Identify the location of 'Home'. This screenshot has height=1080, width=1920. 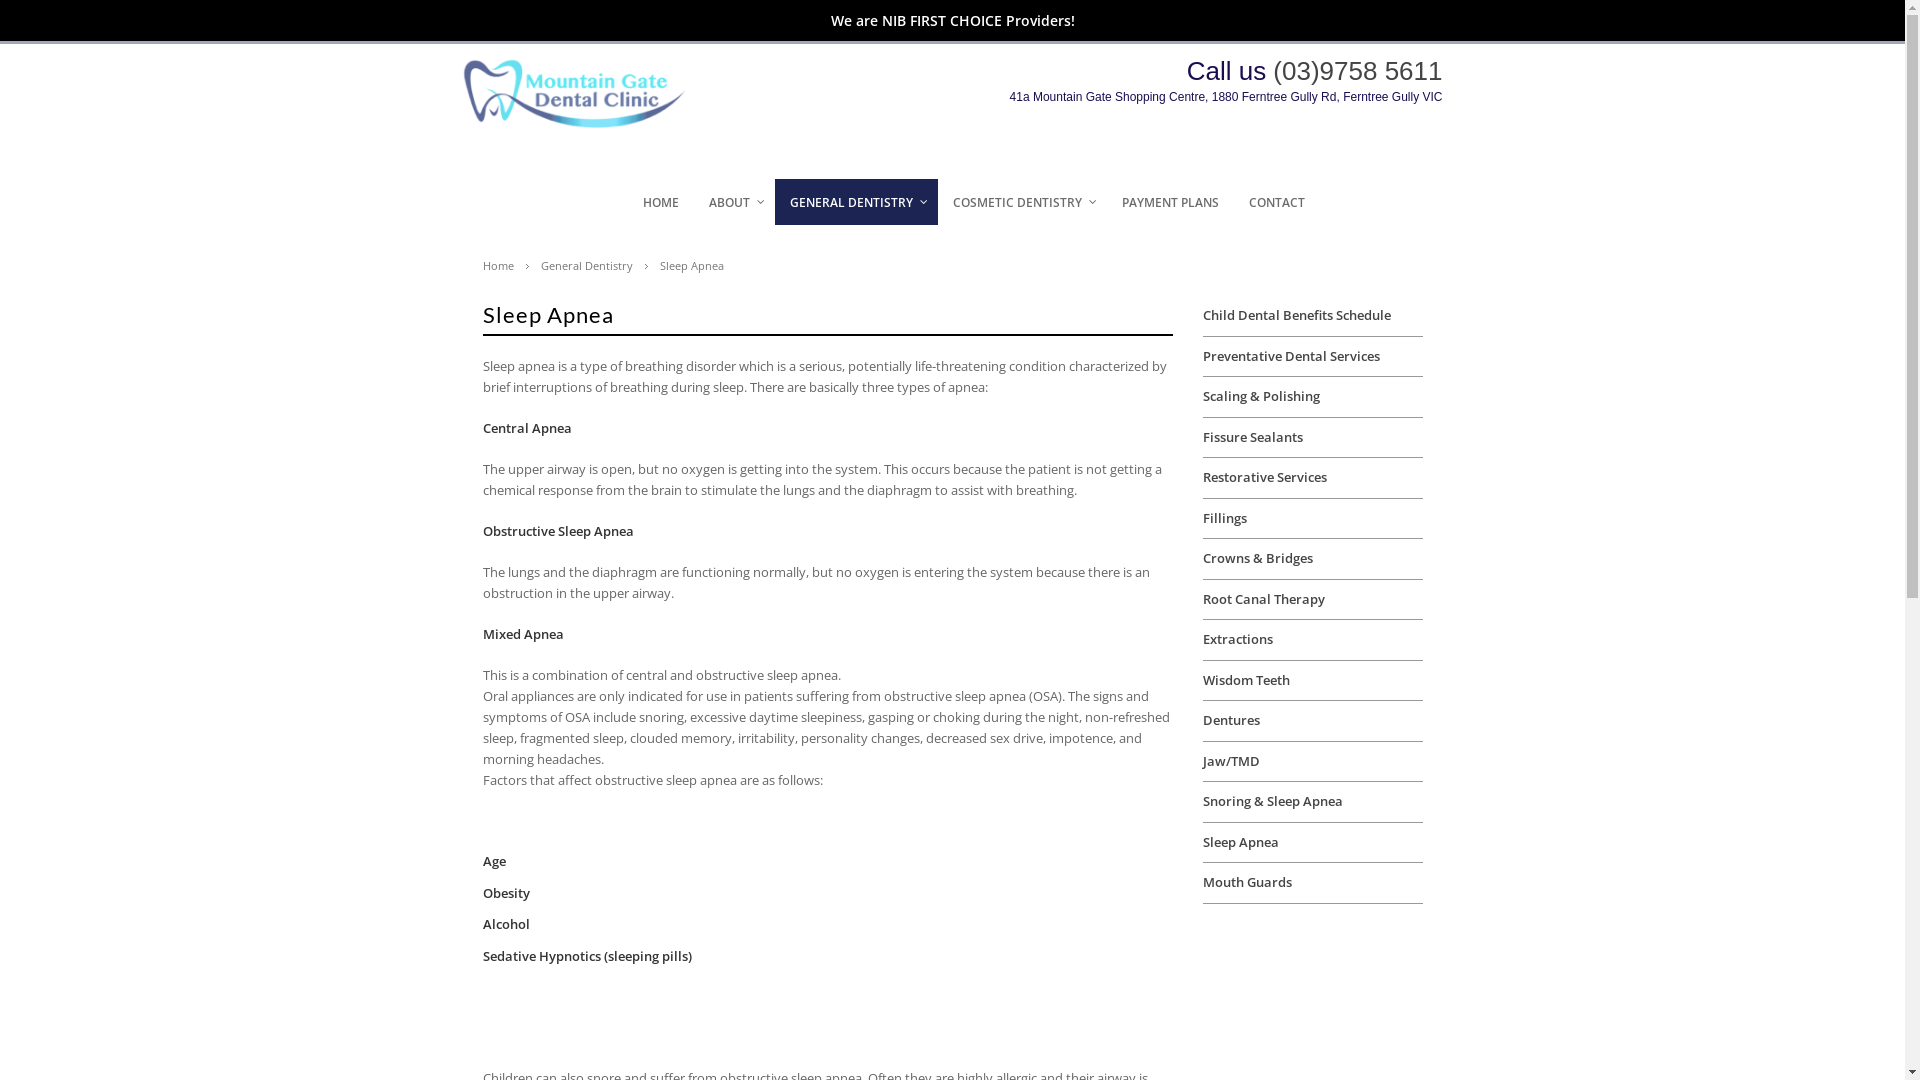
(508, 265).